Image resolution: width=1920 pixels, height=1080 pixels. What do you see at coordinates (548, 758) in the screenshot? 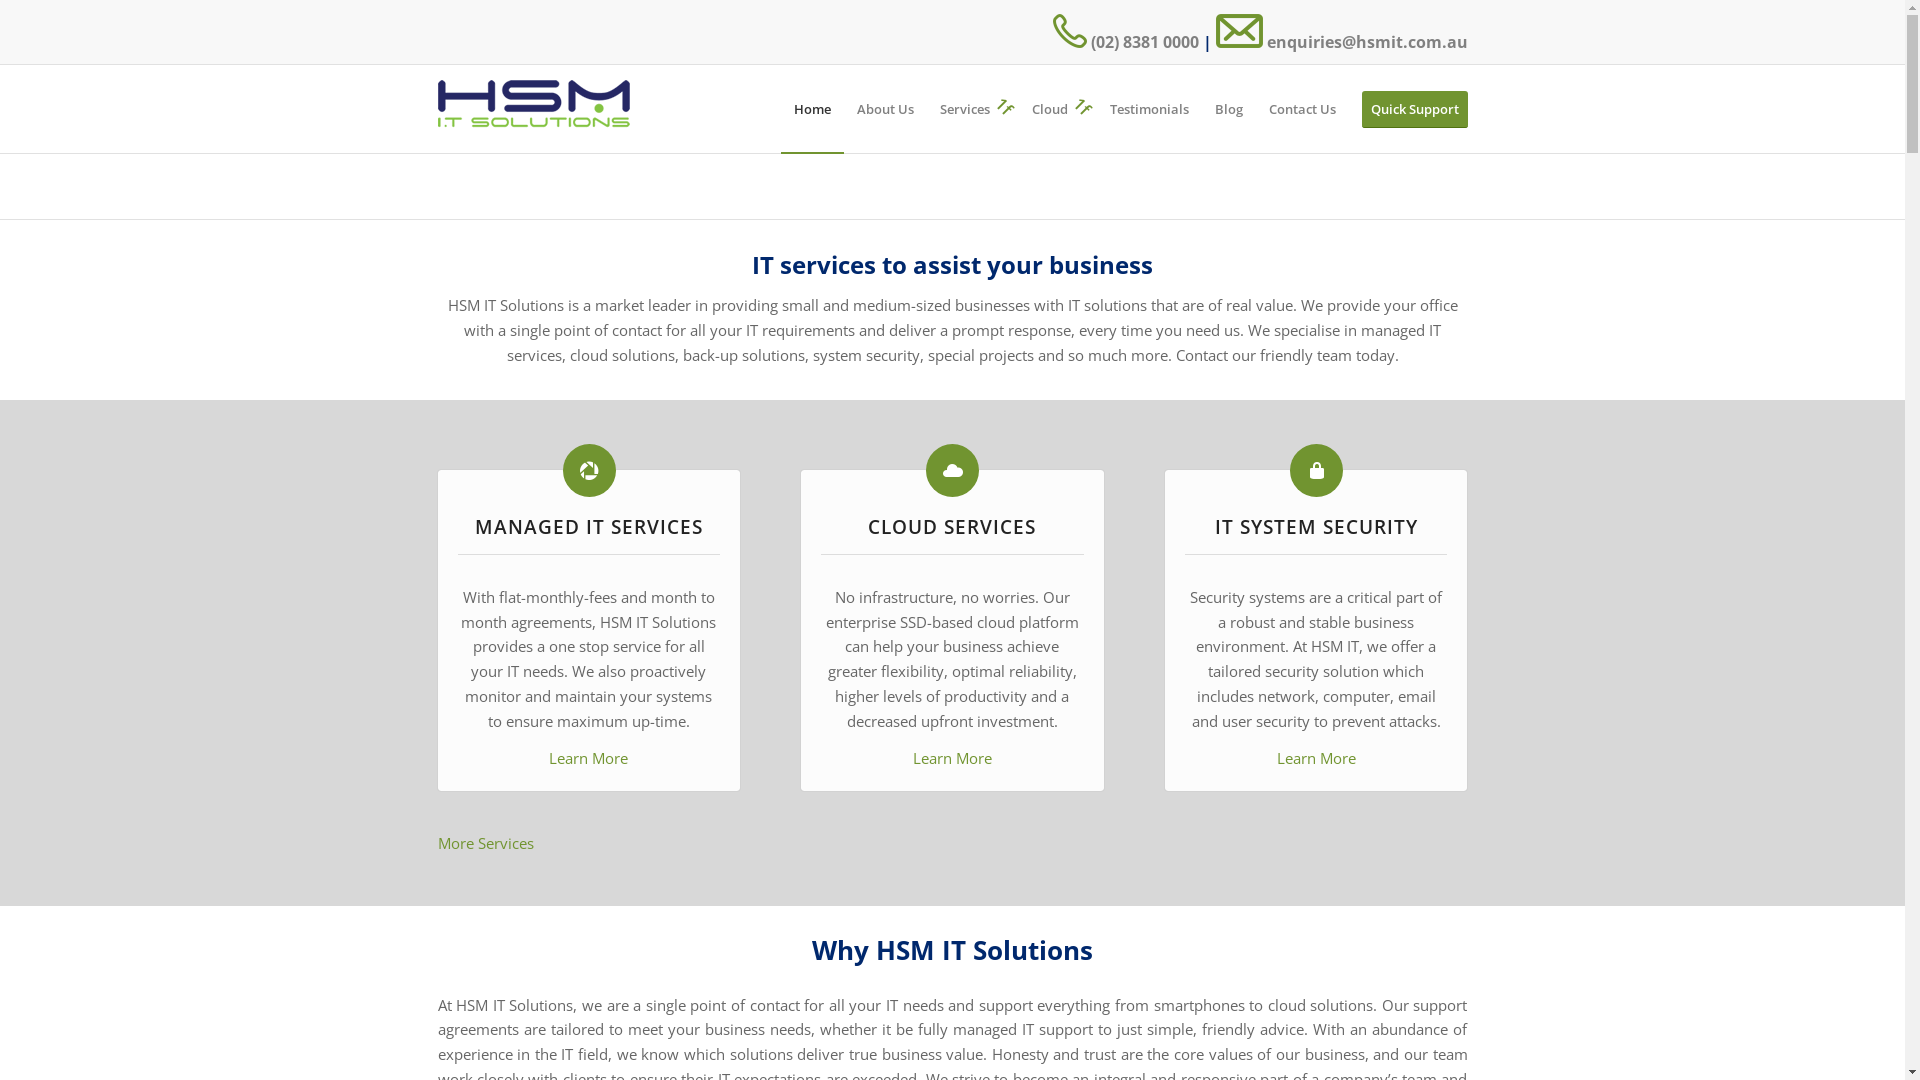
I see `'Learn More'` at bounding box center [548, 758].